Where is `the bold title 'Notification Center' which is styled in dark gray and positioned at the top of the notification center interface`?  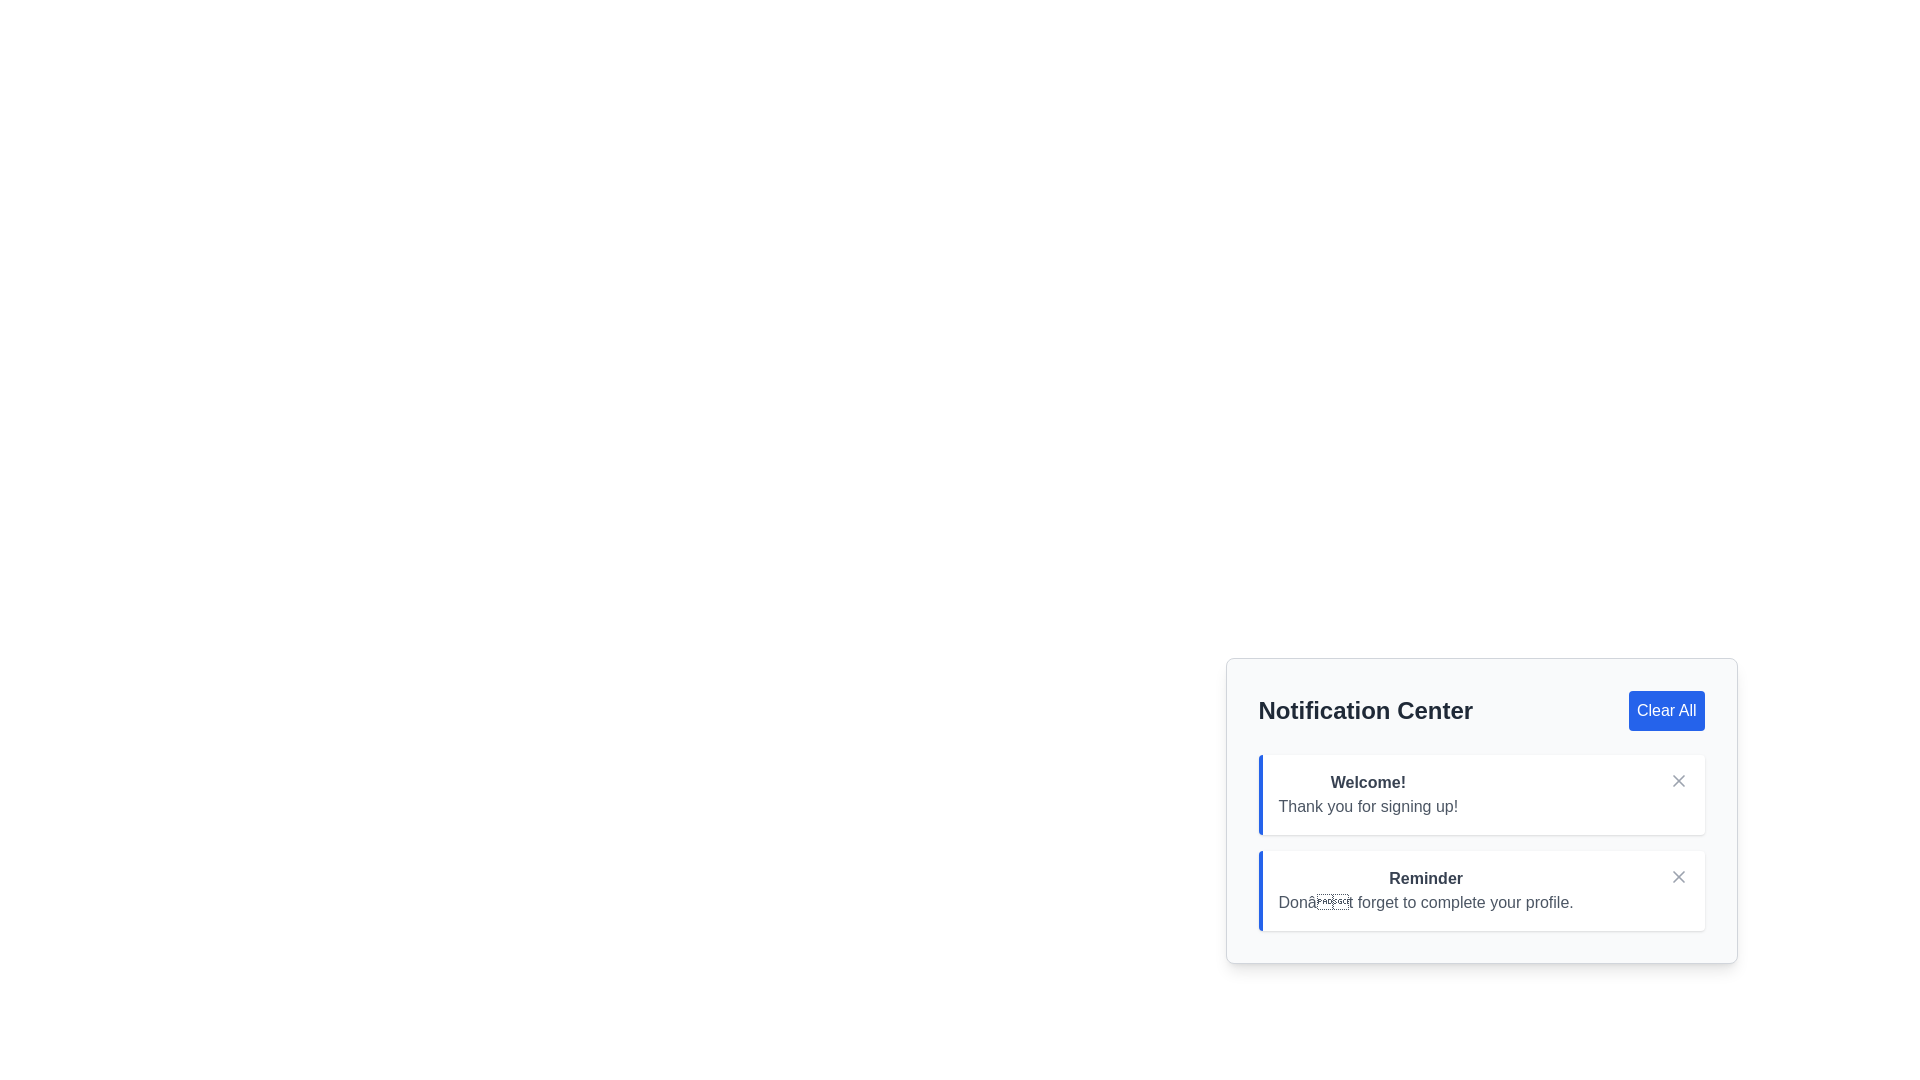 the bold title 'Notification Center' which is styled in dark gray and positioned at the top of the notification center interface is located at coordinates (1364, 709).